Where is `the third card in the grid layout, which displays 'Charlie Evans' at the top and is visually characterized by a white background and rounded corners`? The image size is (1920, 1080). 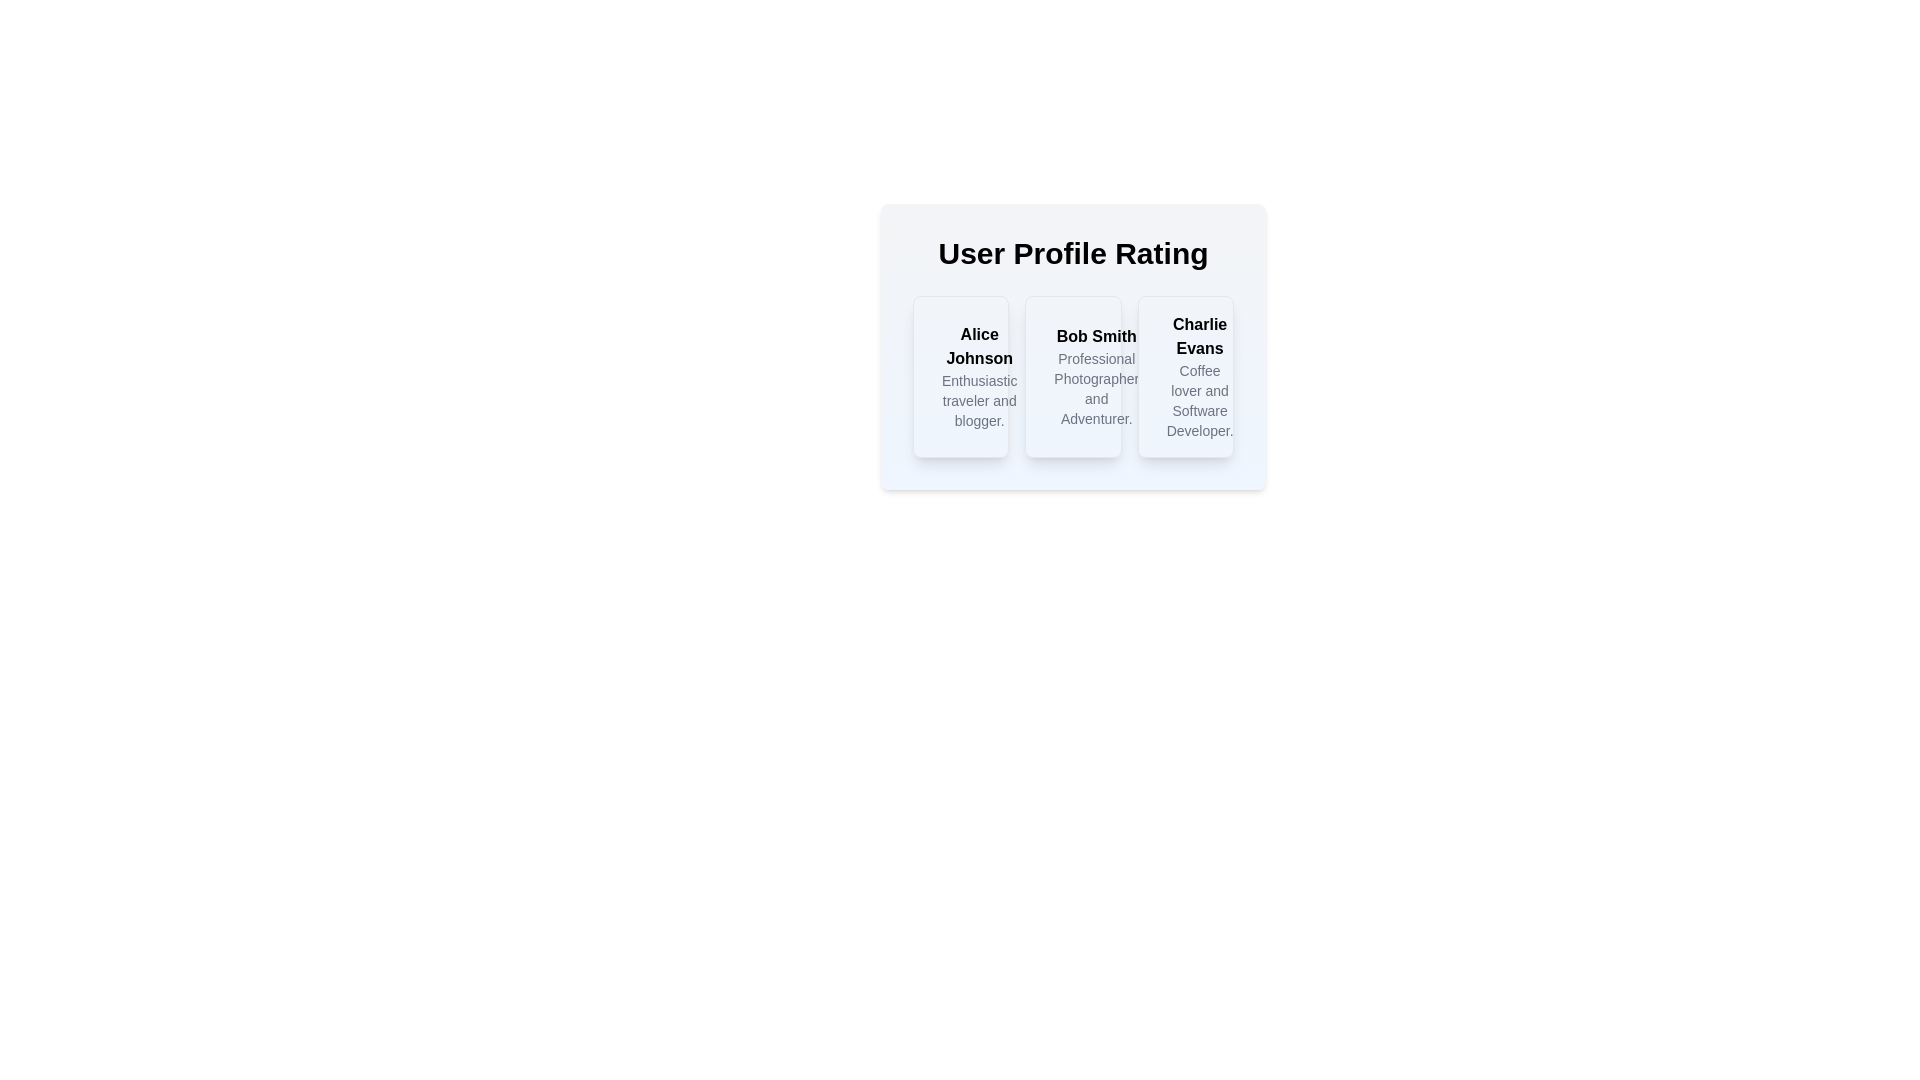 the third card in the grid layout, which displays 'Charlie Evans' at the top and is visually characterized by a white background and rounded corners is located at coordinates (1185, 377).